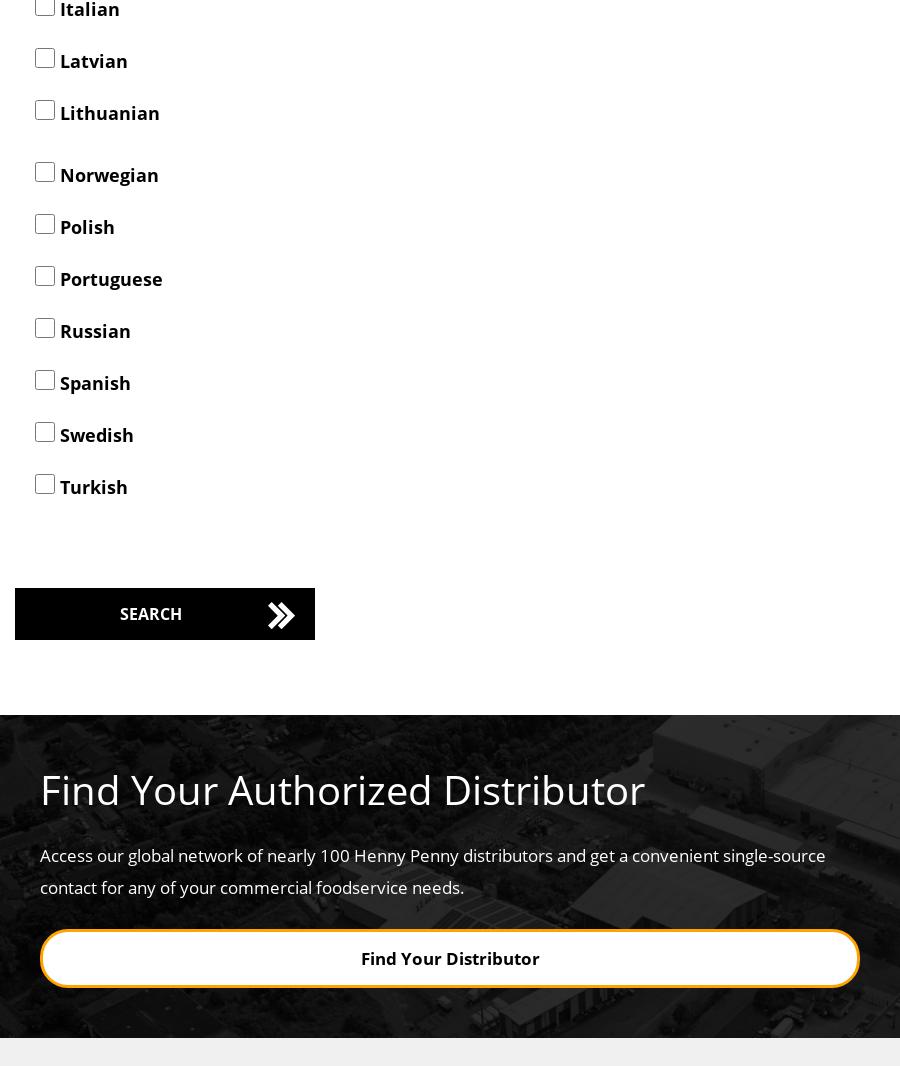 The width and height of the screenshot is (900, 1066). I want to click on 'Latvian', so click(90, 59).